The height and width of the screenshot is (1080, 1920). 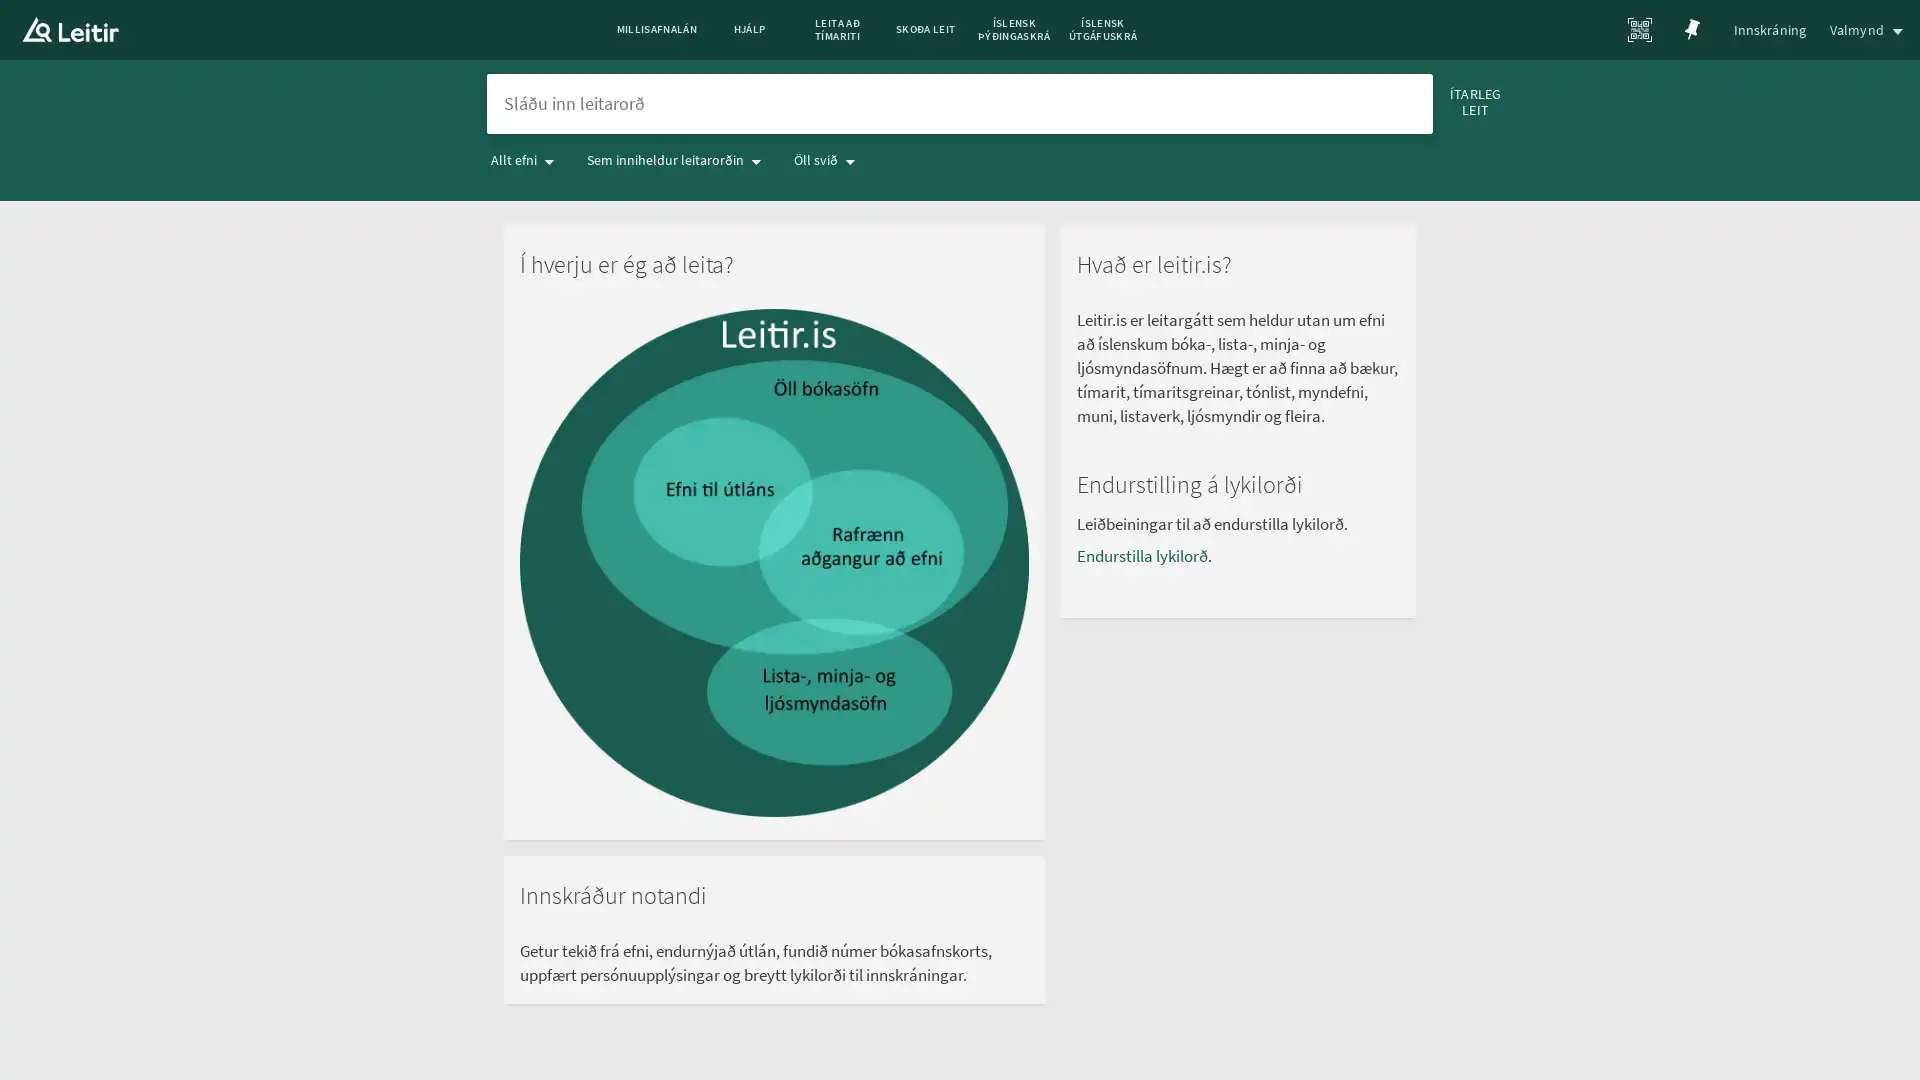 I want to click on Opna raddleit, so click(x=1358, y=111).